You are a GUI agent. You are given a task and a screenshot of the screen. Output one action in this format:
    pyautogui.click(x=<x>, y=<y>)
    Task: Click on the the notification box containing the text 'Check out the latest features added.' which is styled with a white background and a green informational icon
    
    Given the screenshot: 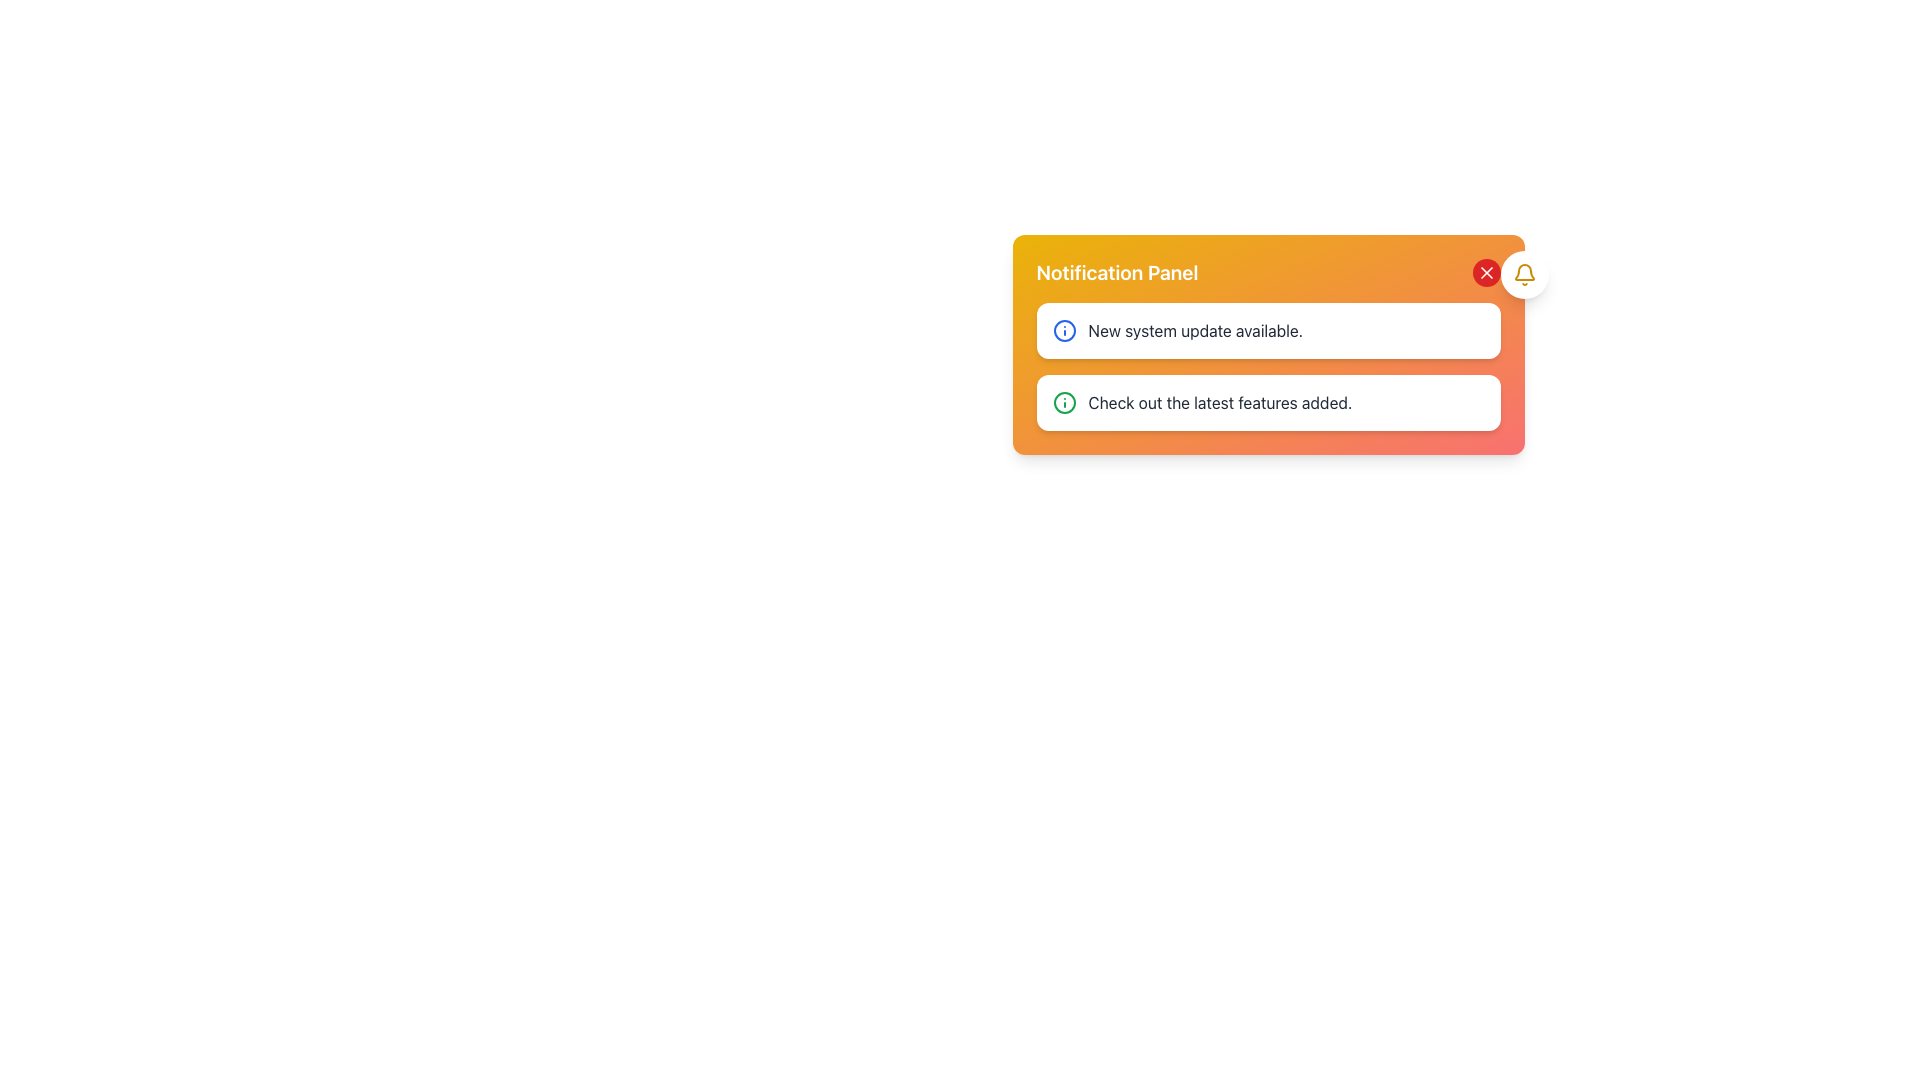 What is the action you would take?
    pyautogui.click(x=1267, y=402)
    